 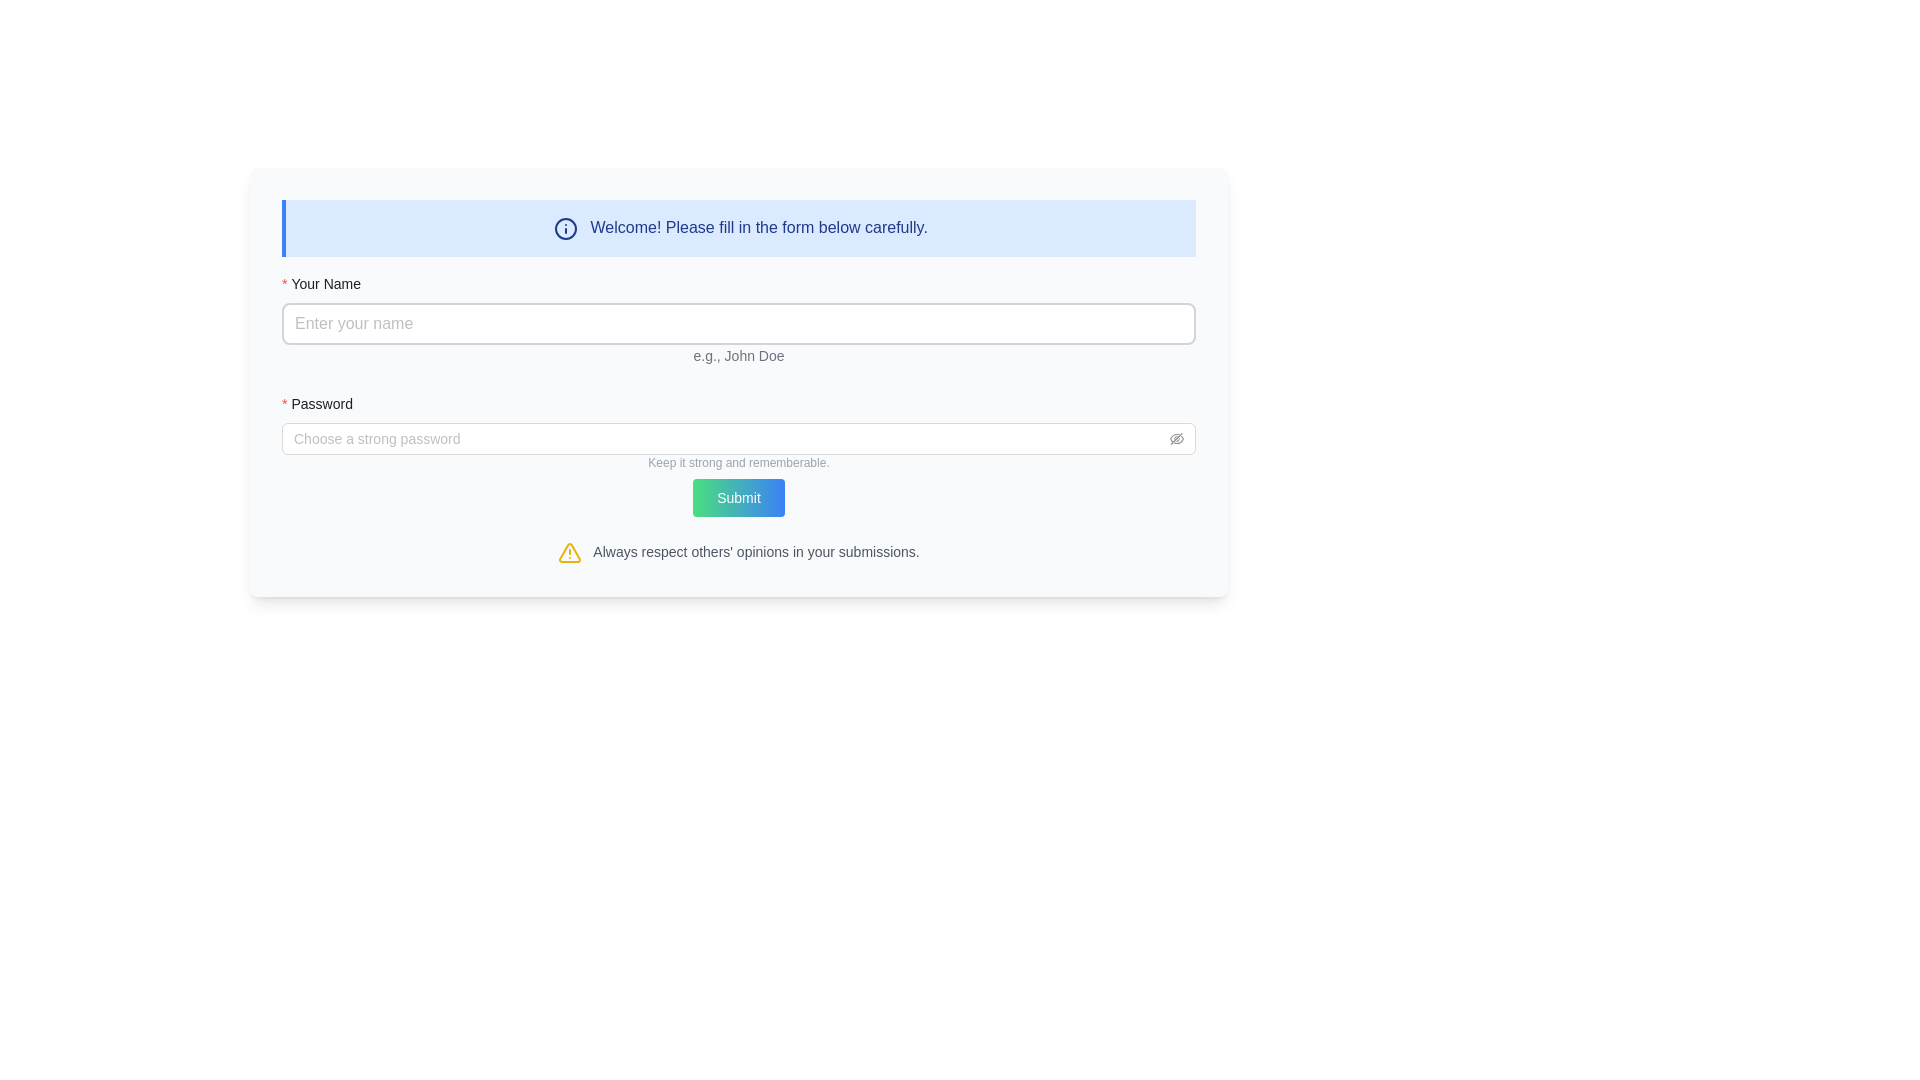 What do you see at coordinates (738, 466) in the screenshot?
I see `the text label that contains the hint 'Keep it strong and rememberable', which is displayed in a smaller gray font directly below the password input field` at bounding box center [738, 466].